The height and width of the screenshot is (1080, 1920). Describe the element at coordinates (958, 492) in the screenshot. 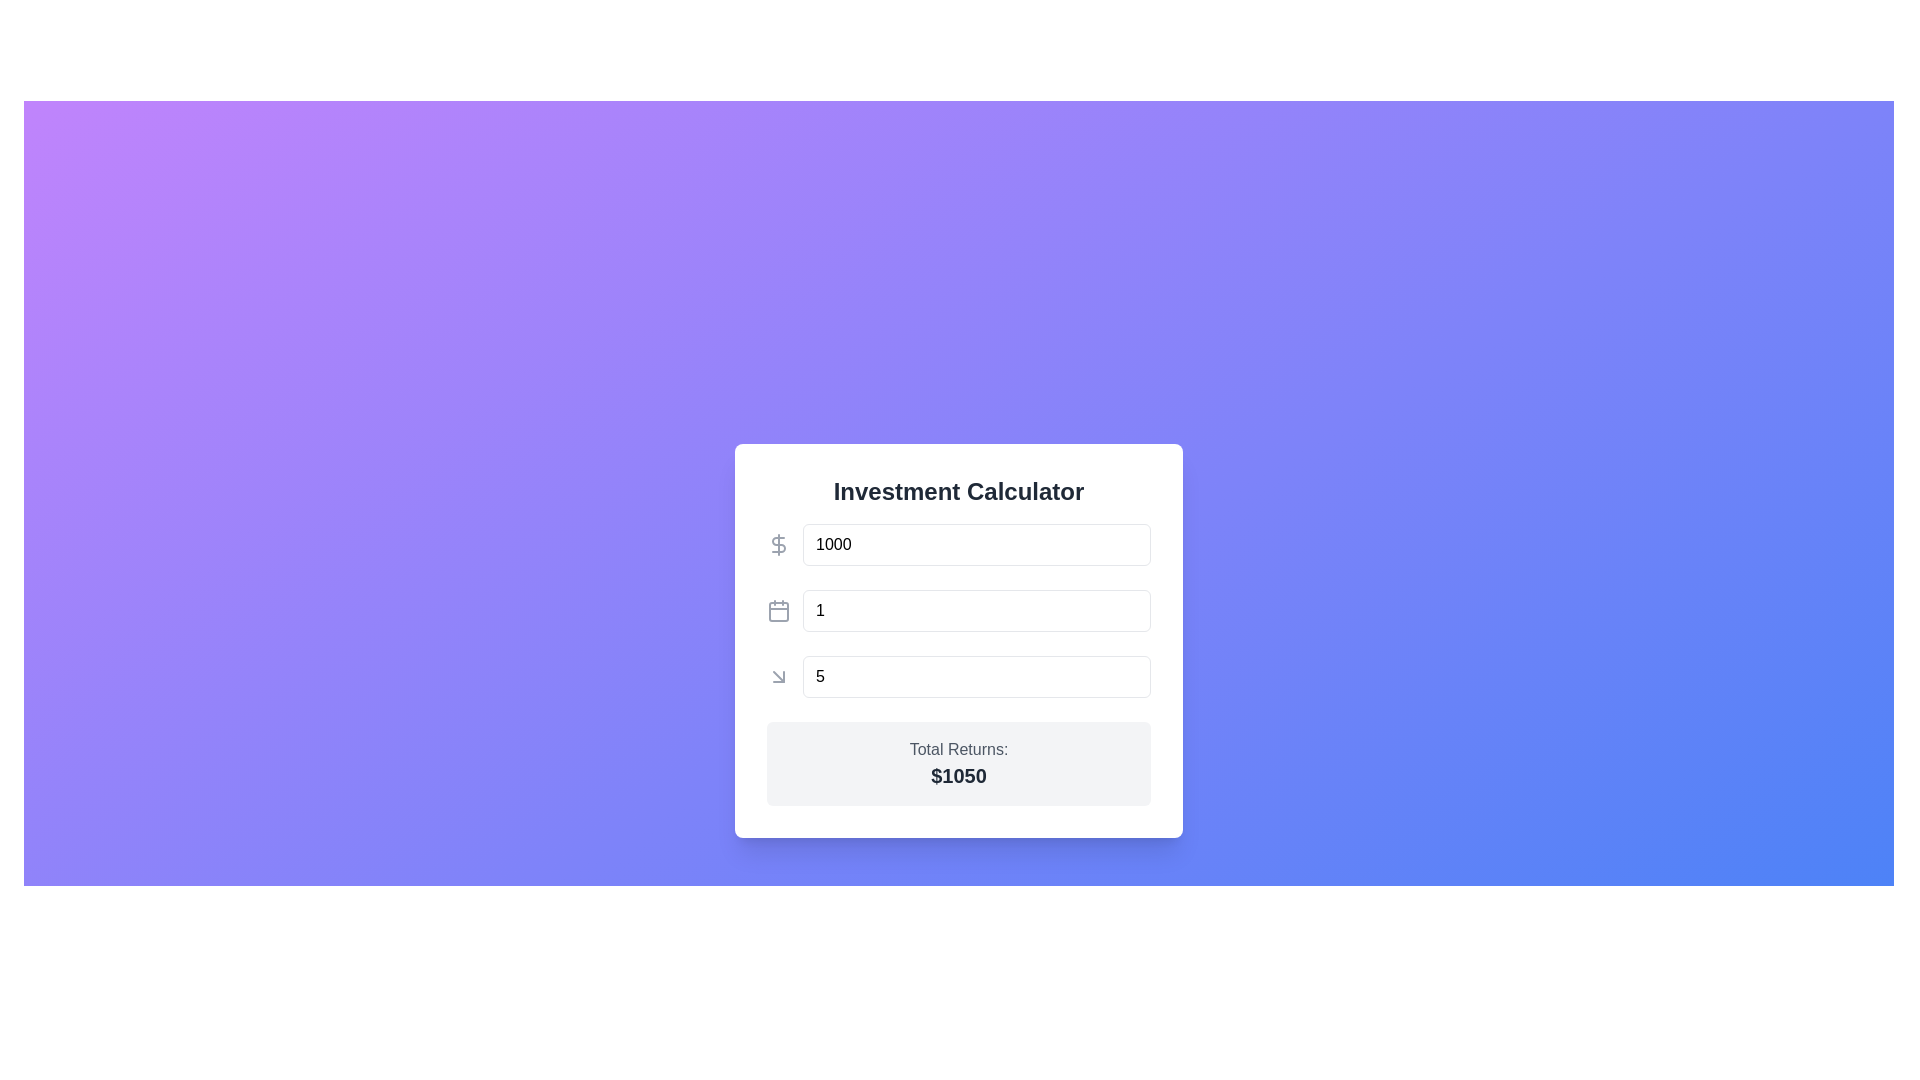

I see `the Text Label that serves as a title for the investment calculator interface, which is located at the top-center of the form group` at that location.